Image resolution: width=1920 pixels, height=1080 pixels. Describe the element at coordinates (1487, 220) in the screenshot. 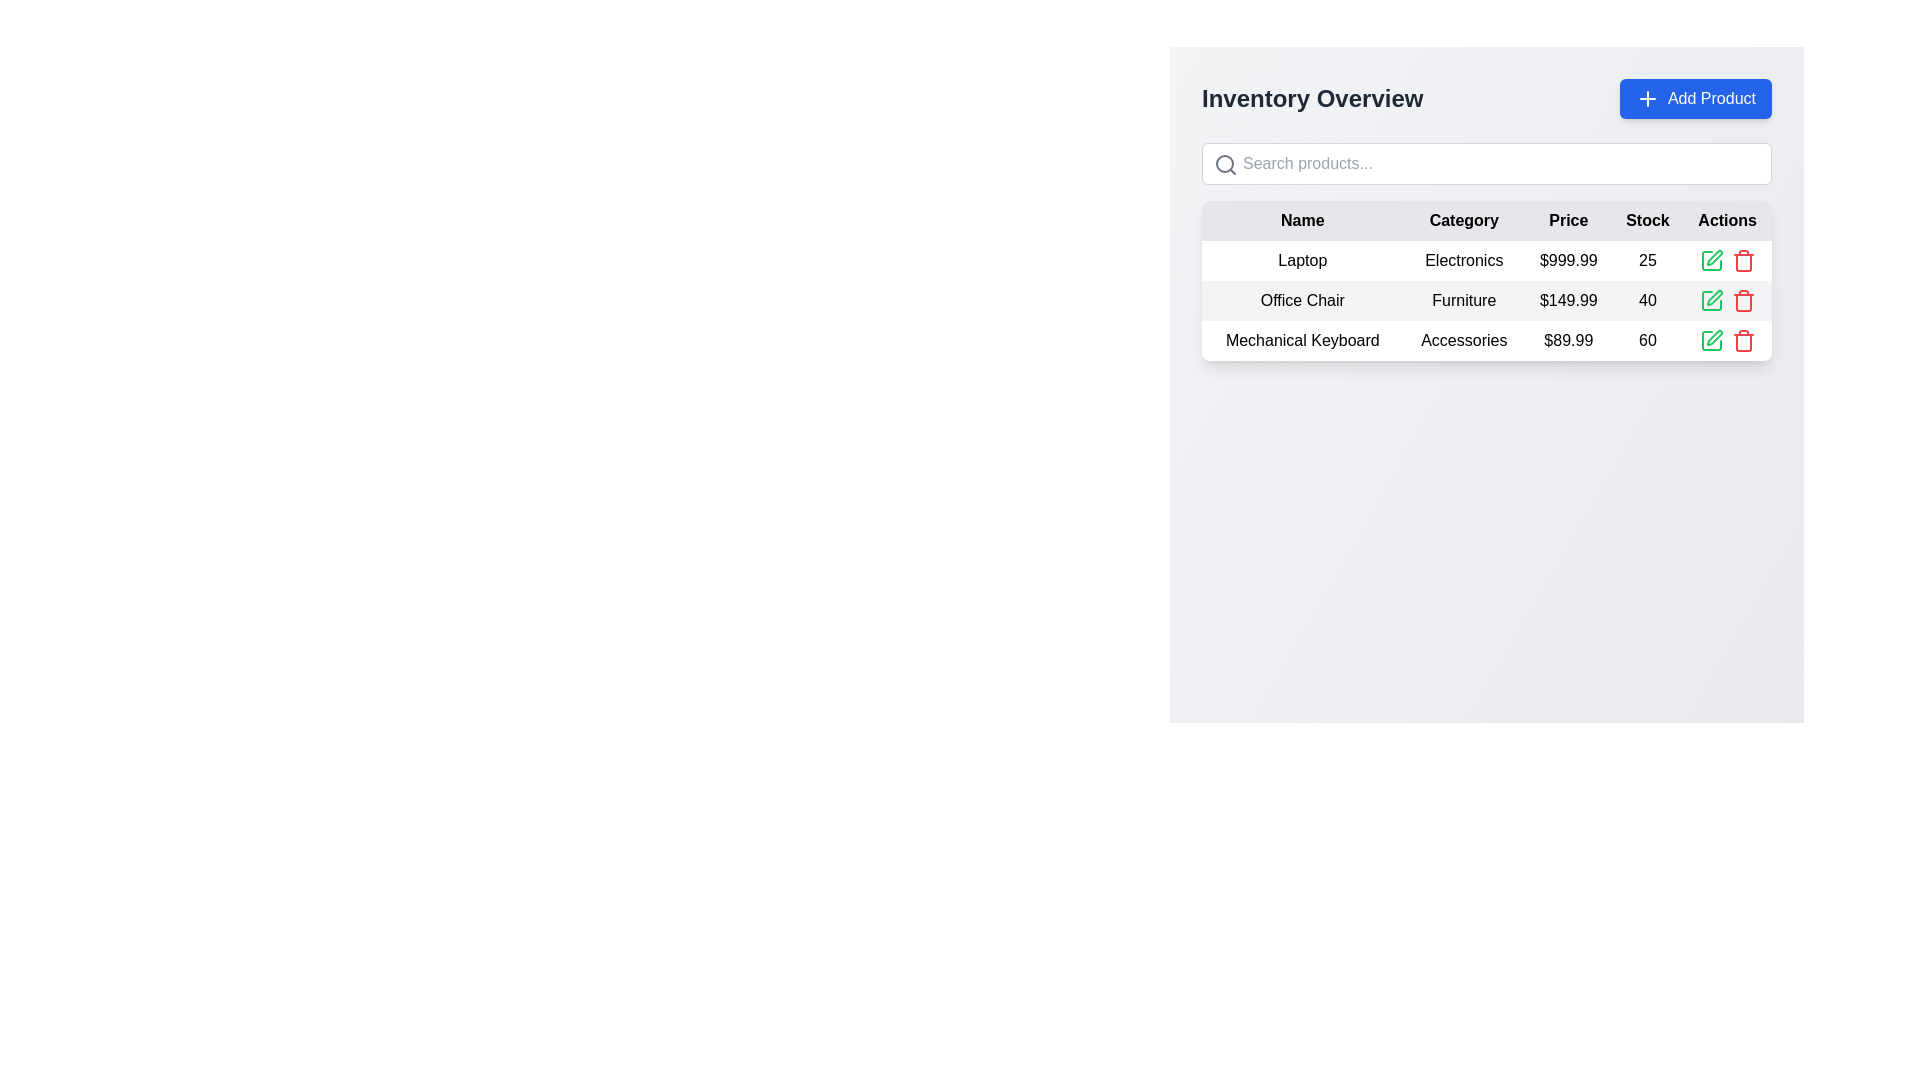

I see `the 'Category' label in the Table Header Row, which is styled with a gray background and contains labels like 'Name', 'Category', 'Price', 'Stock', and 'Actions'` at that location.